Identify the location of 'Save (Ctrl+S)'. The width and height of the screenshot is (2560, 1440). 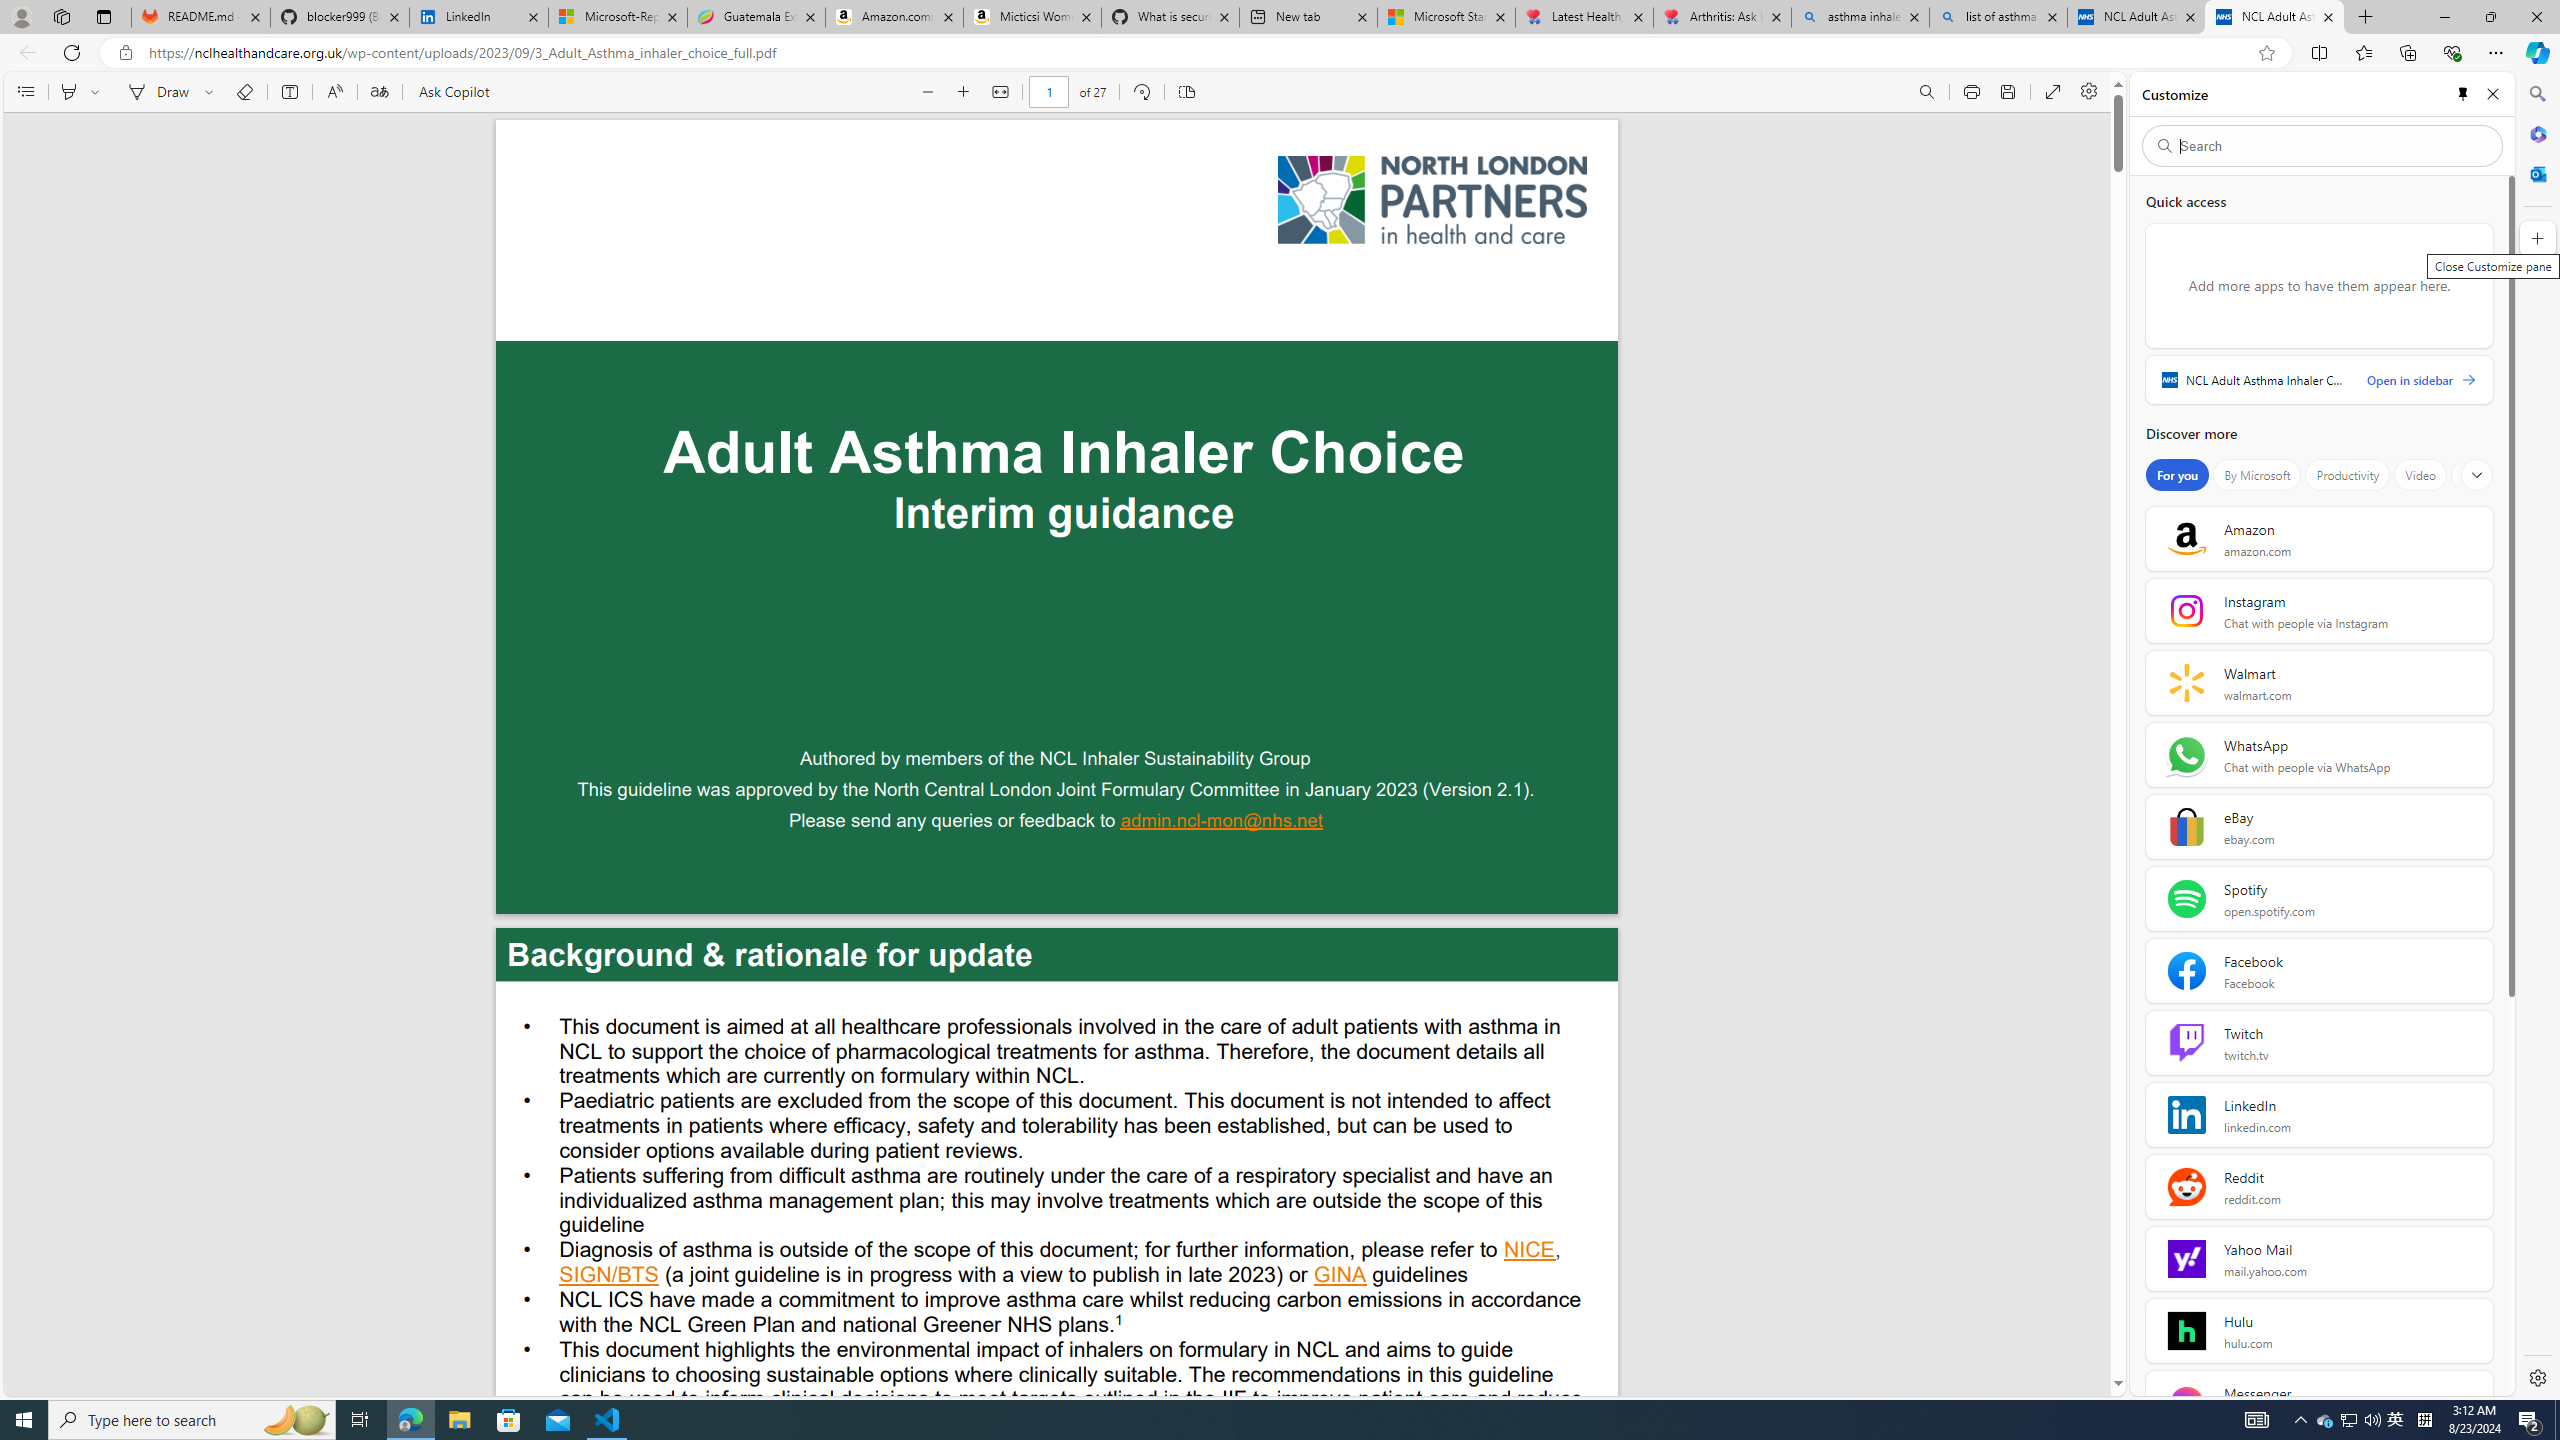
(2007, 91).